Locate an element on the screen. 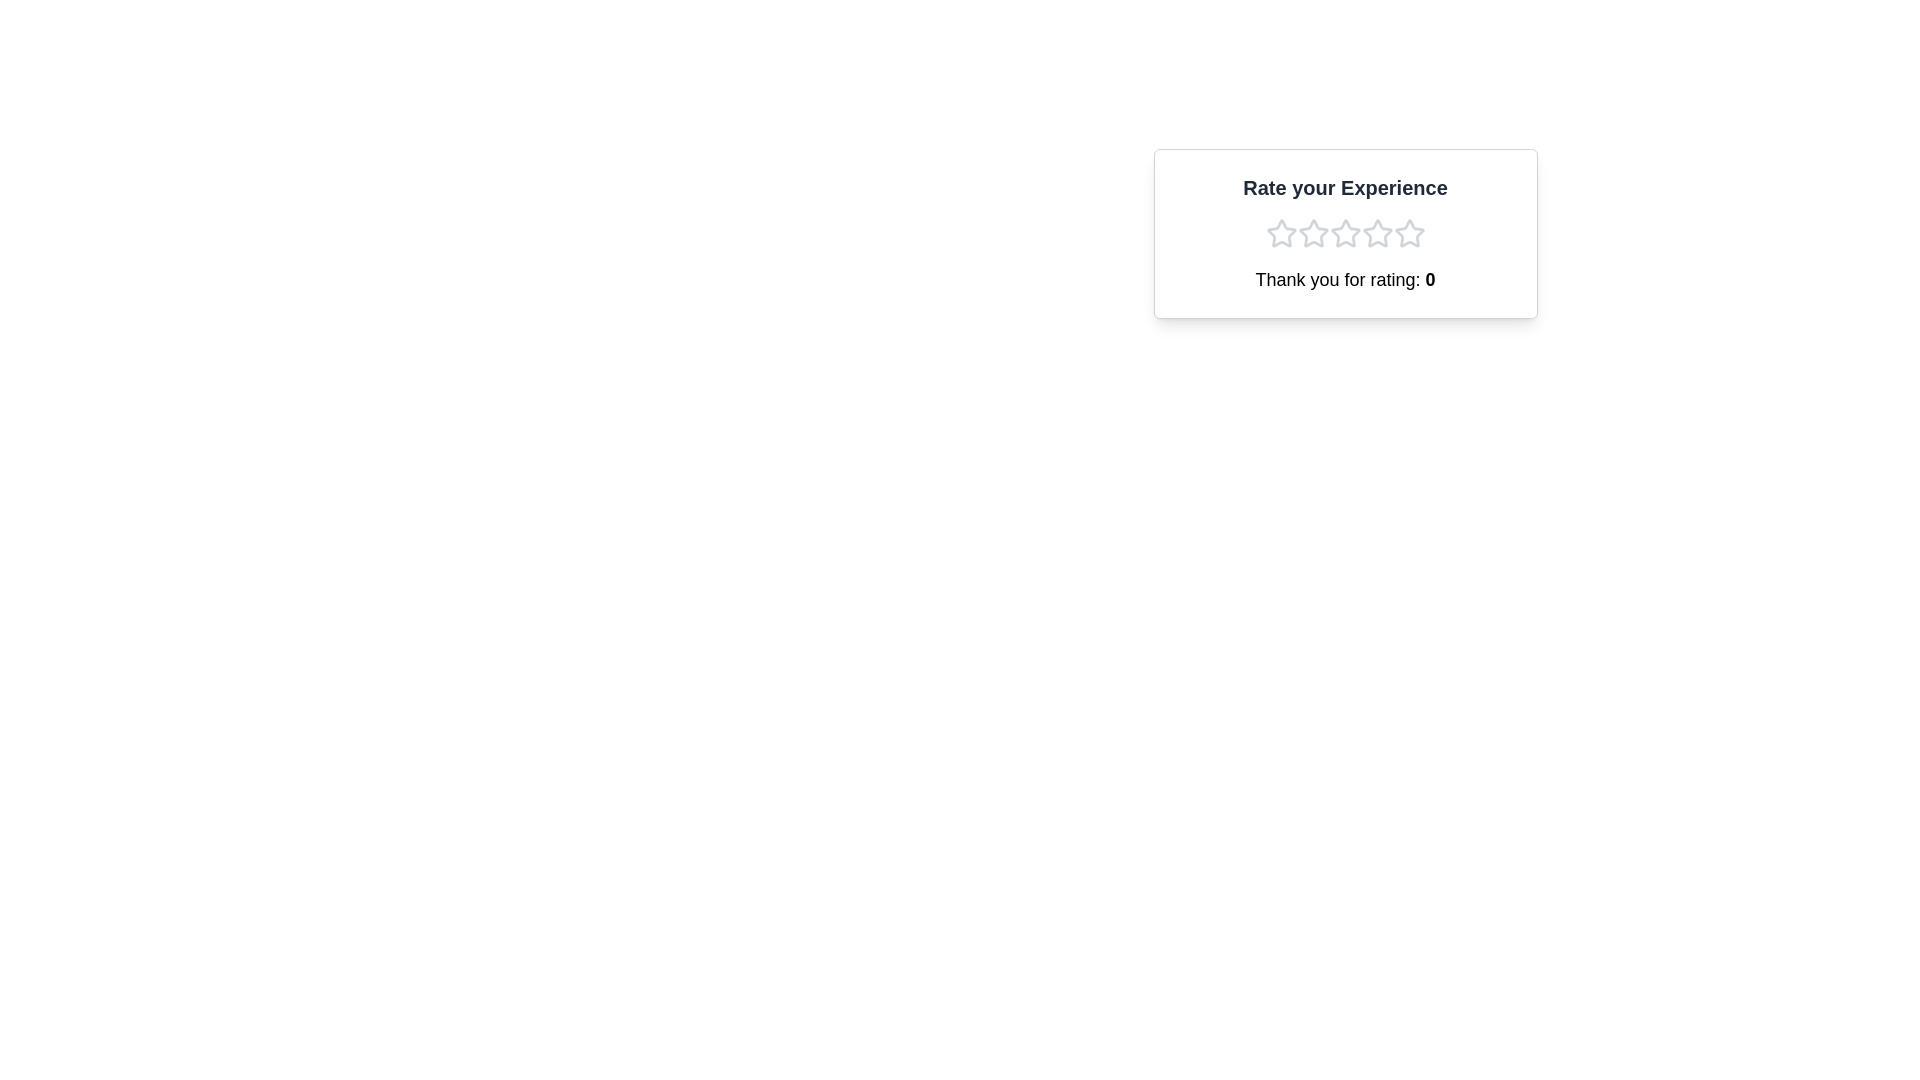 This screenshot has width=1920, height=1080. the text label that displays 'Thank you for rating: 0', which is located below a group of five star icons and is horizontally centered is located at coordinates (1345, 280).